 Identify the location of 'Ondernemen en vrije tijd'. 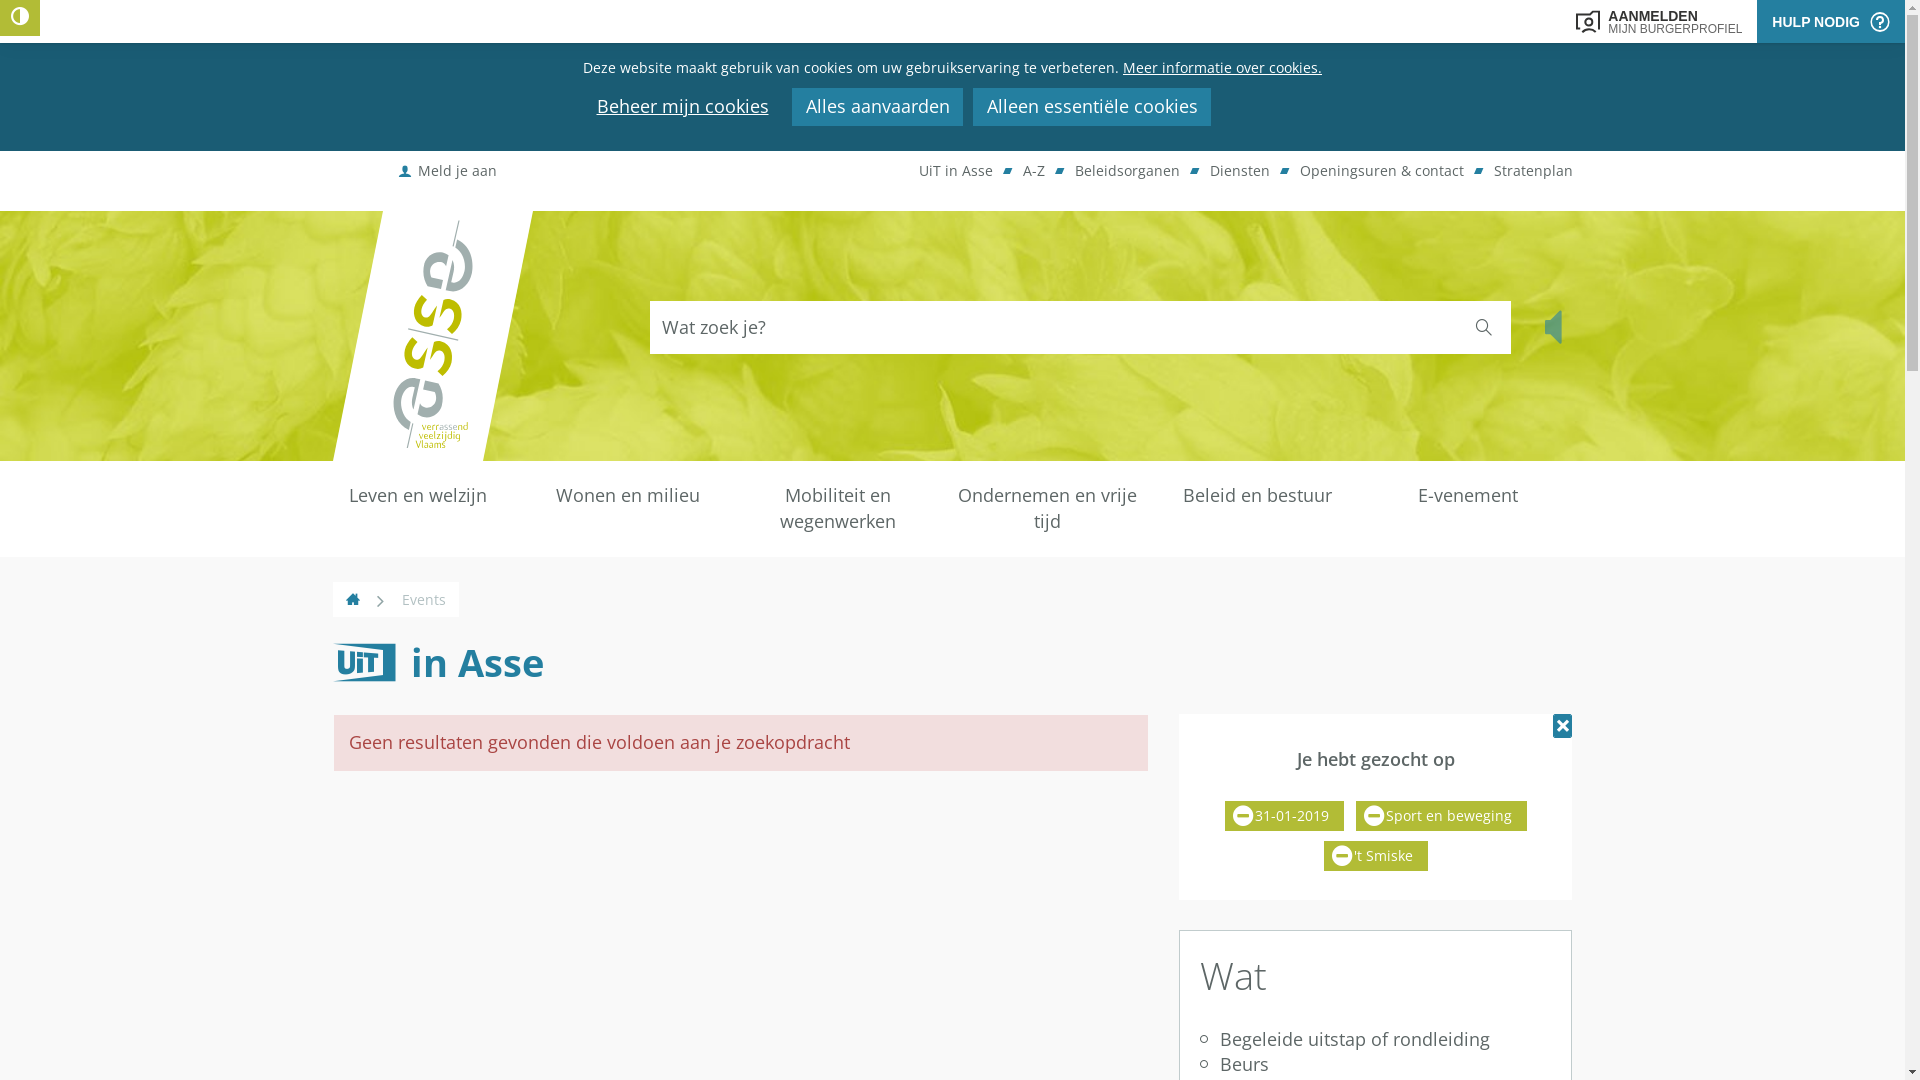
(1045, 508).